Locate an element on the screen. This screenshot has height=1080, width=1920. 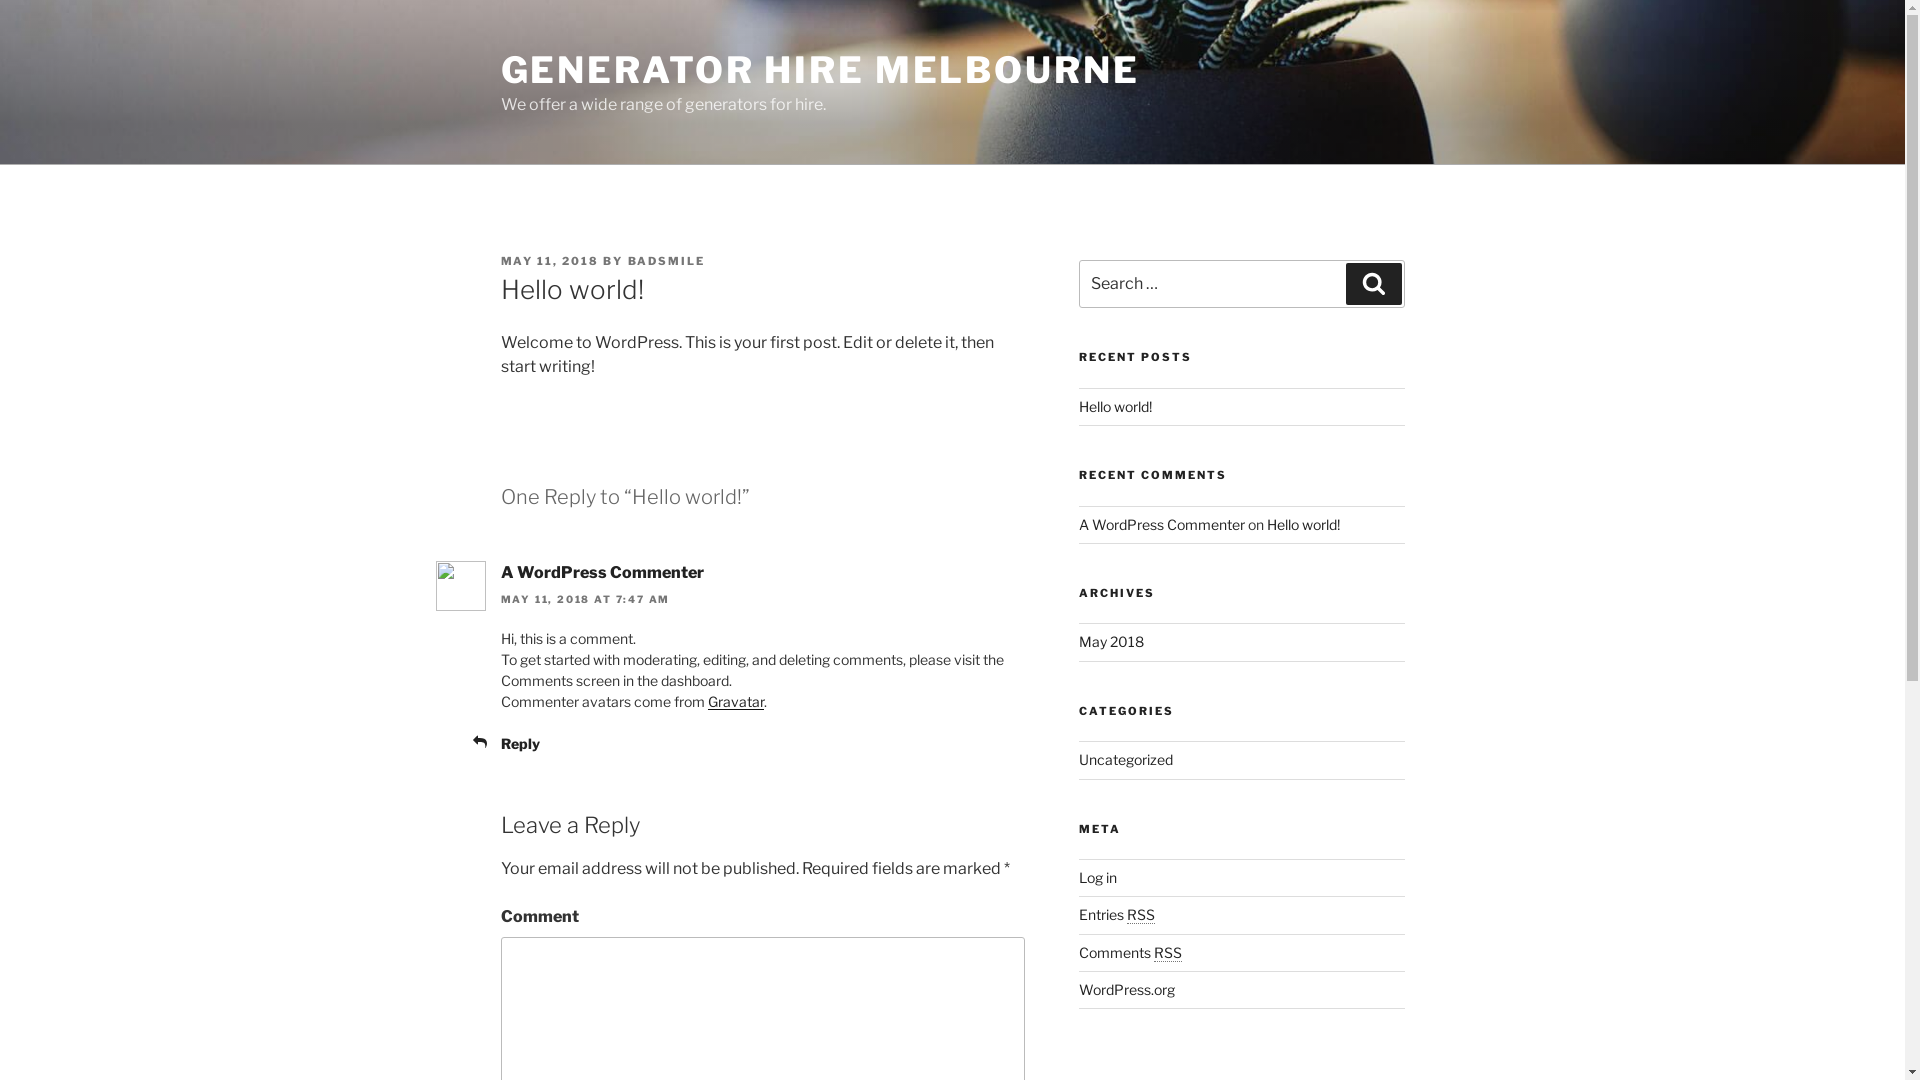
'Comments RSS' is located at coordinates (1078, 951).